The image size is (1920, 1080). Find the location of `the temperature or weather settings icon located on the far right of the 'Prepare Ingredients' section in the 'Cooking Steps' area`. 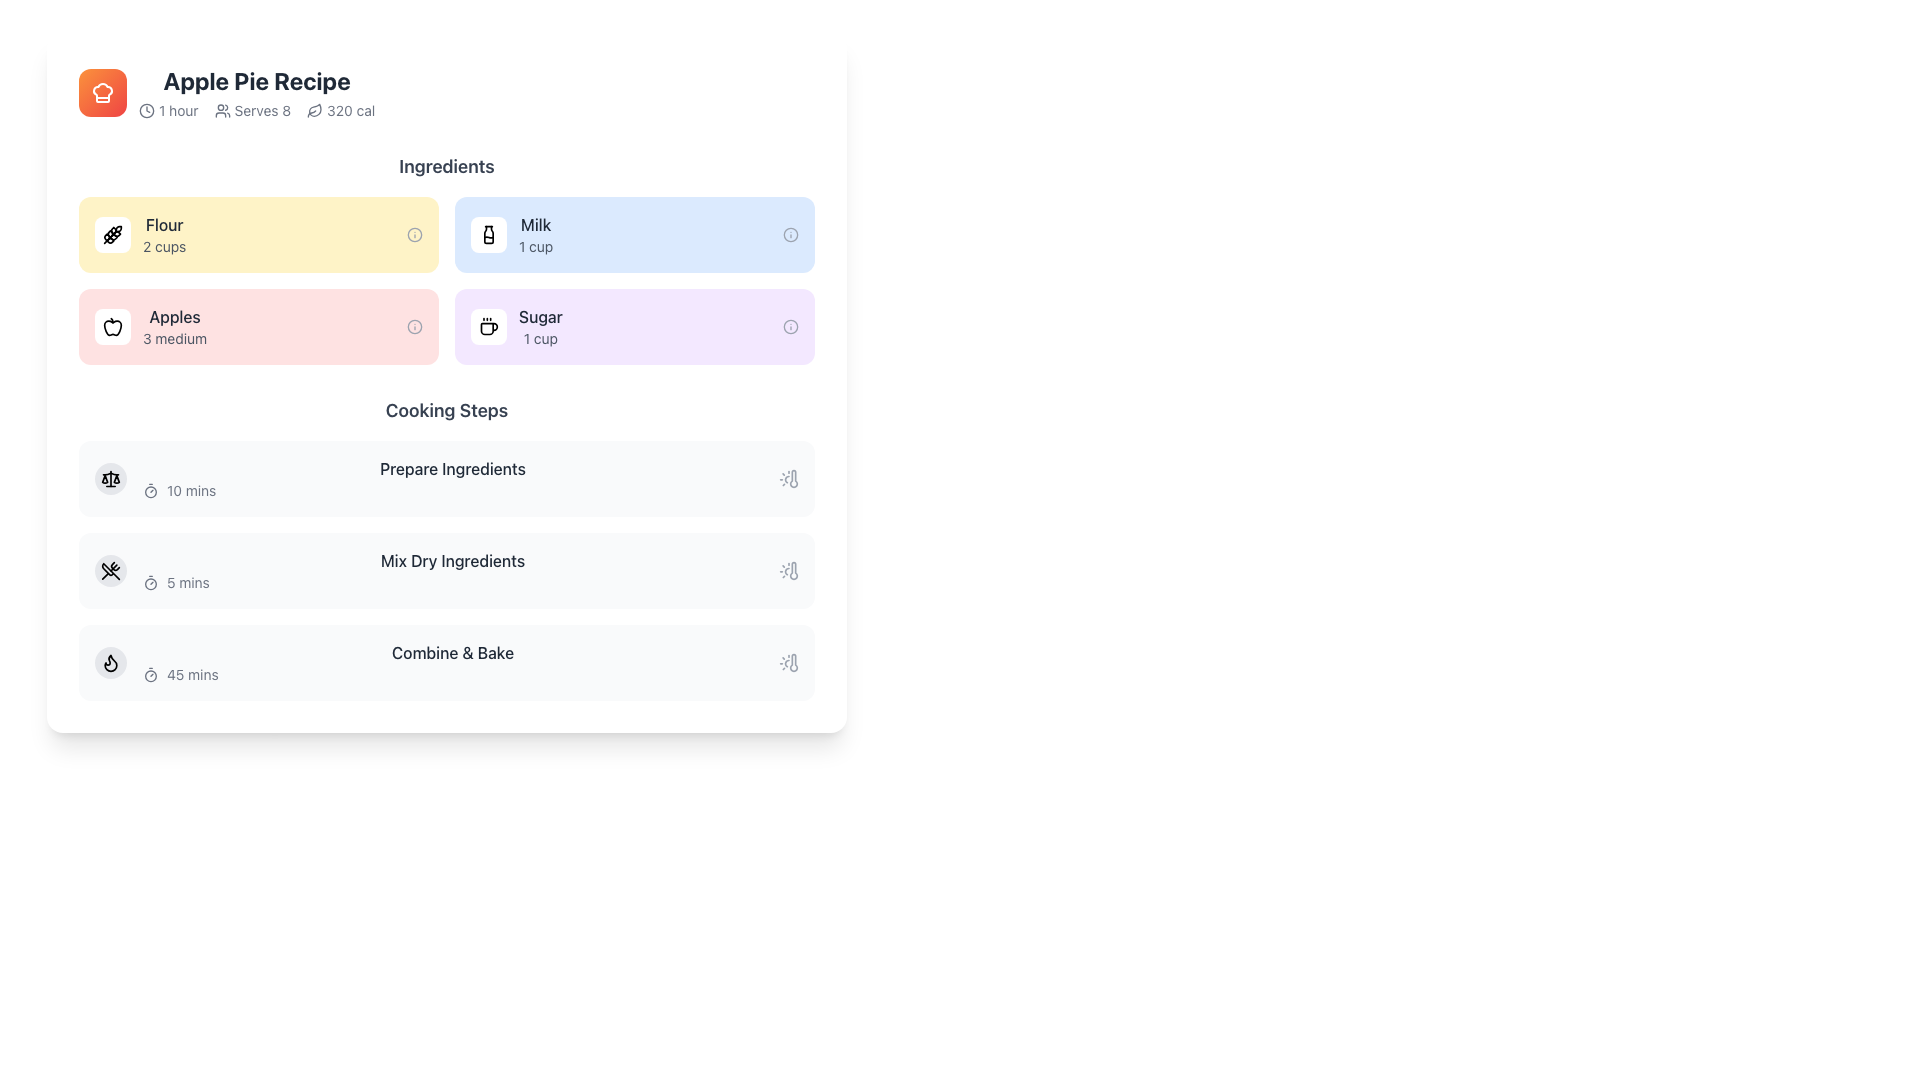

the temperature or weather settings icon located on the far right of the 'Prepare Ingredients' section in the 'Cooking Steps' area is located at coordinates (787, 478).